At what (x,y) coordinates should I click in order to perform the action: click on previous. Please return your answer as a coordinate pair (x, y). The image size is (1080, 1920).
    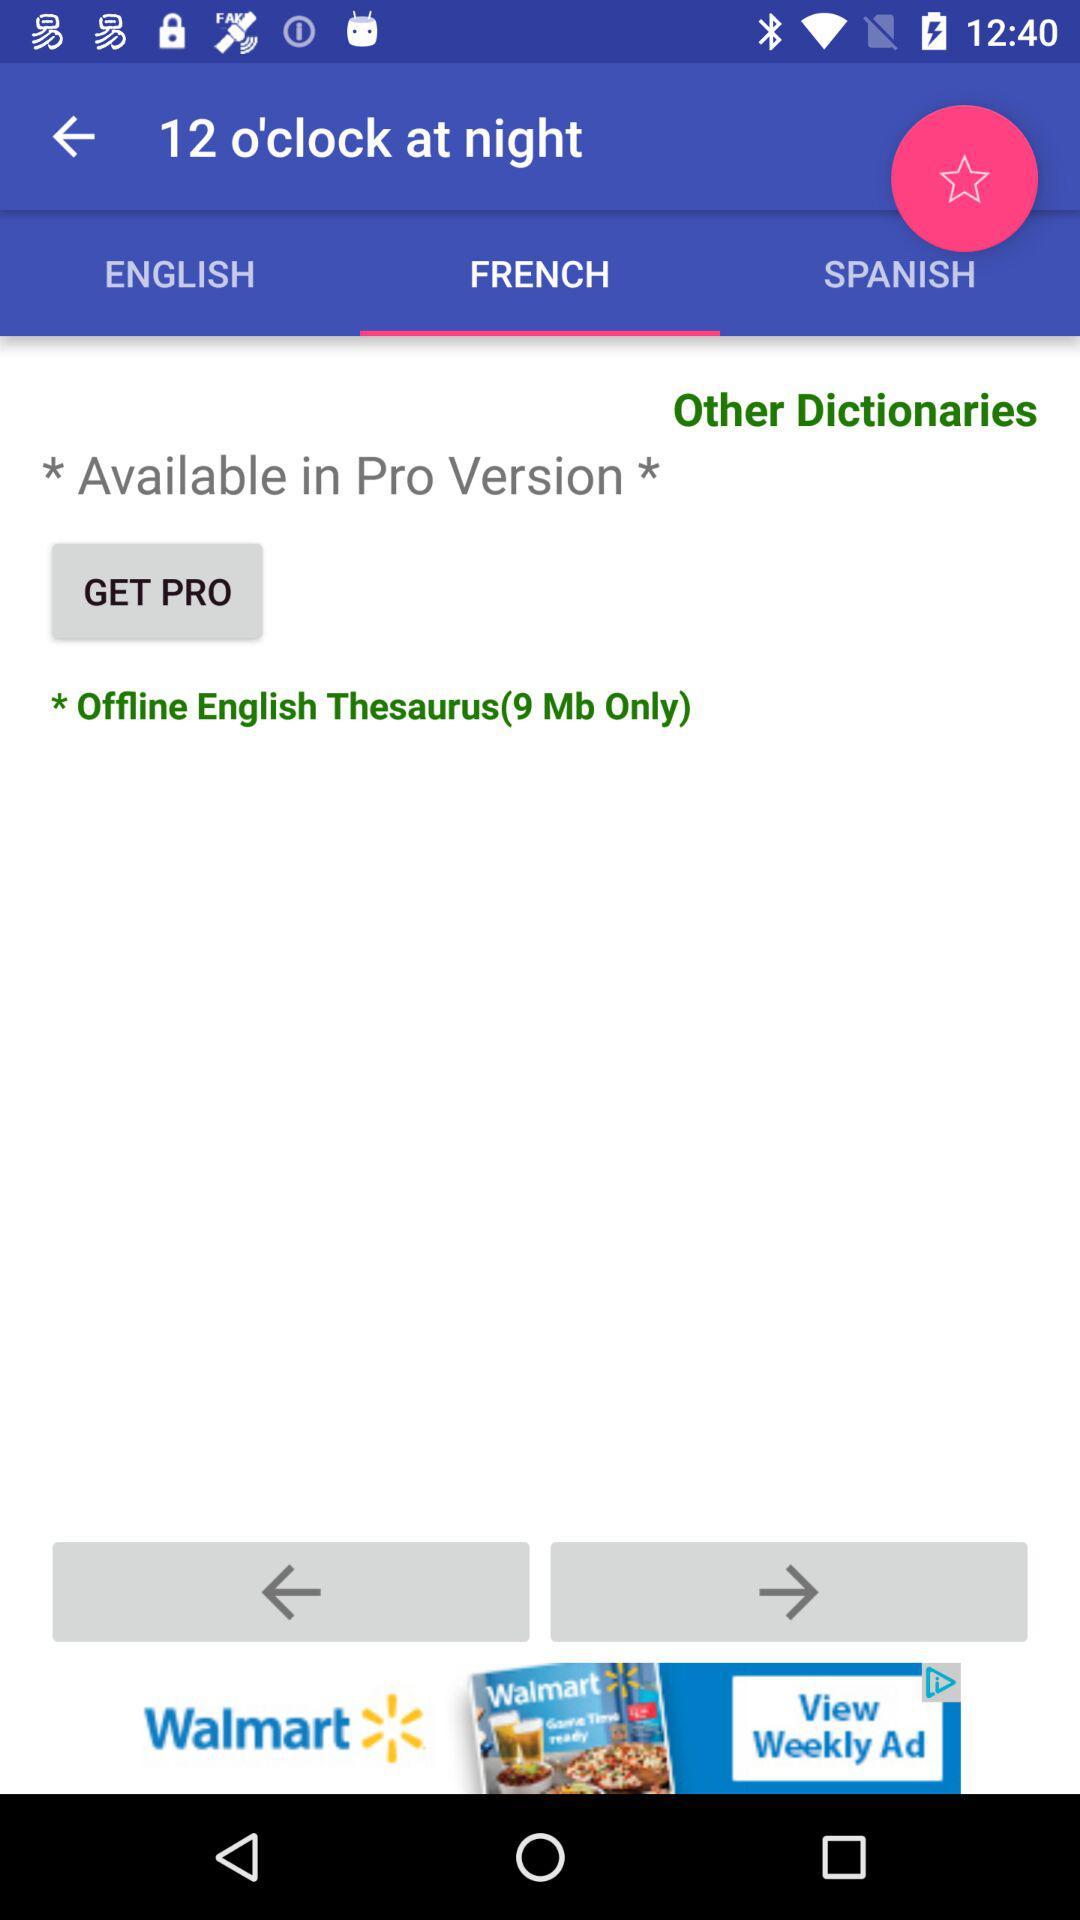
    Looking at the image, I should click on (290, 1590).